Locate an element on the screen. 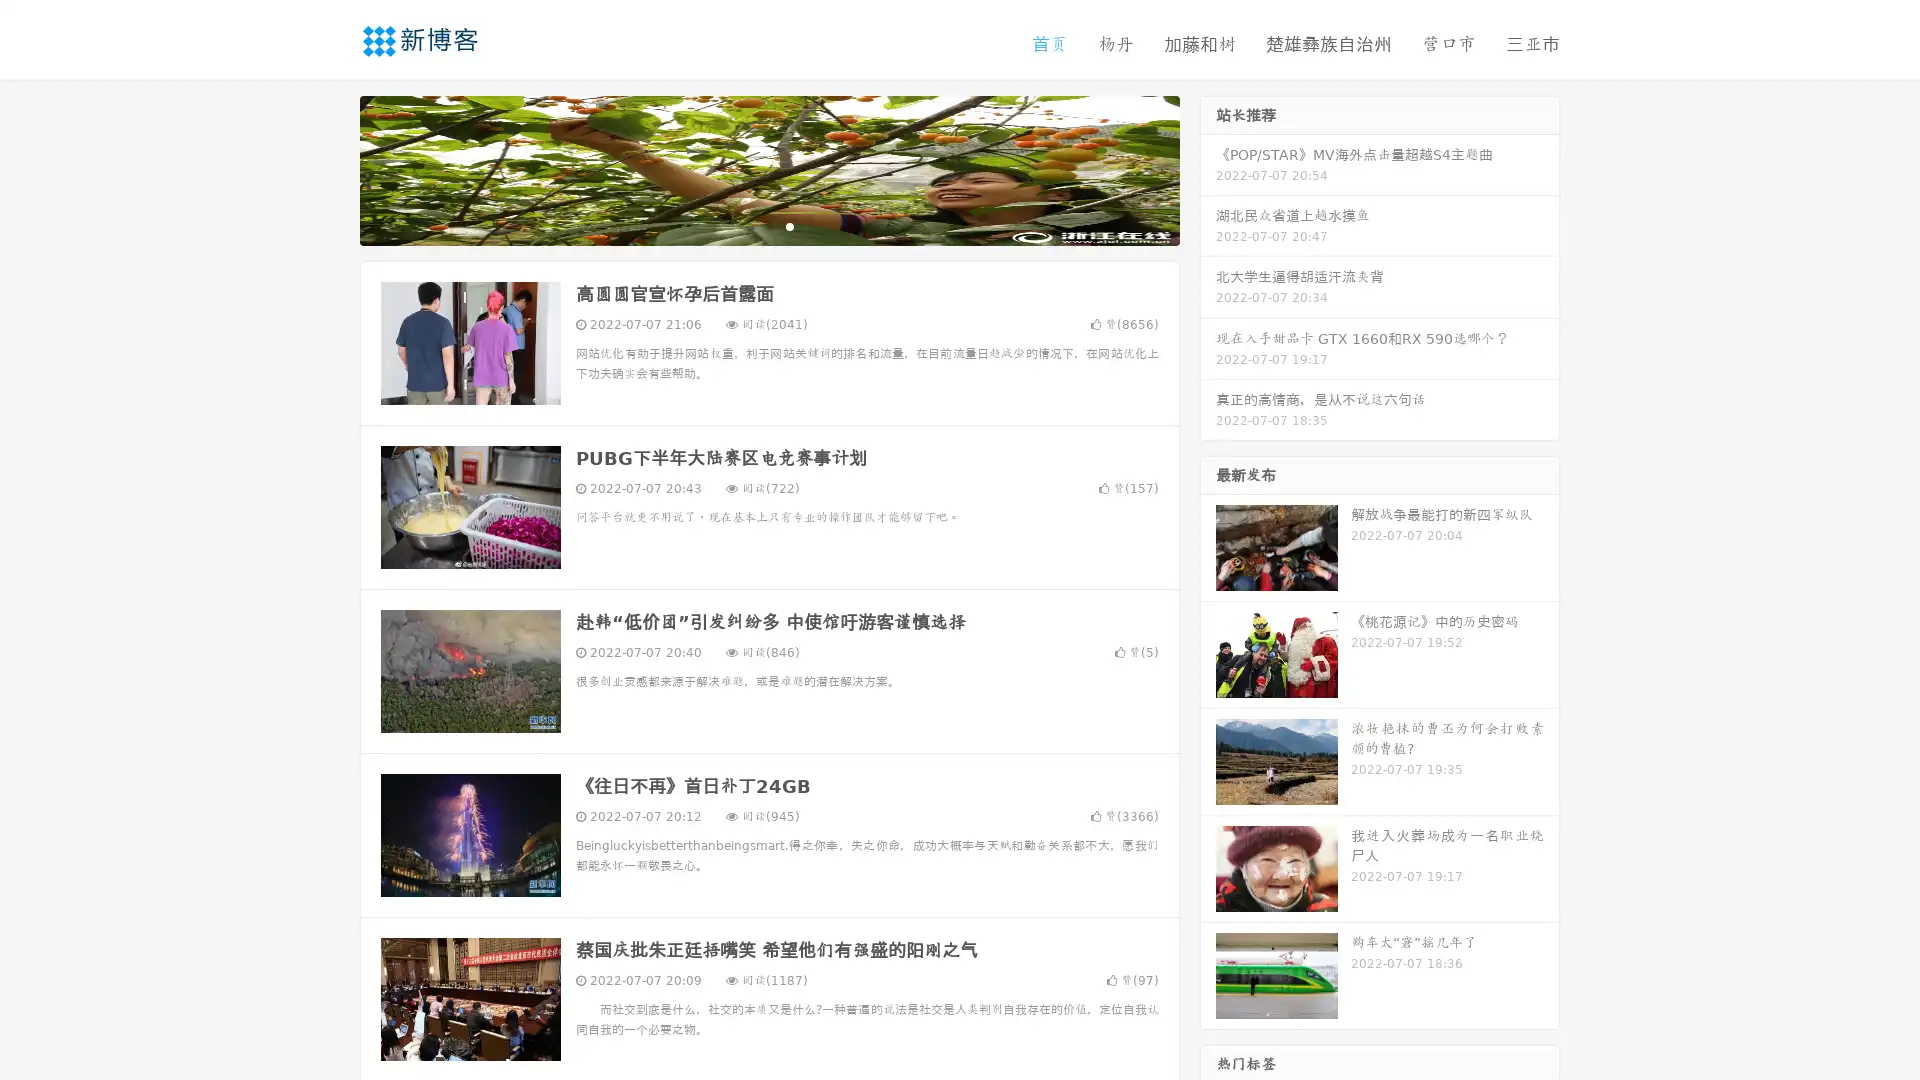 The height and width of the screenshot is (1080, 1920). Previous slide is located at coordinates (330, 168).